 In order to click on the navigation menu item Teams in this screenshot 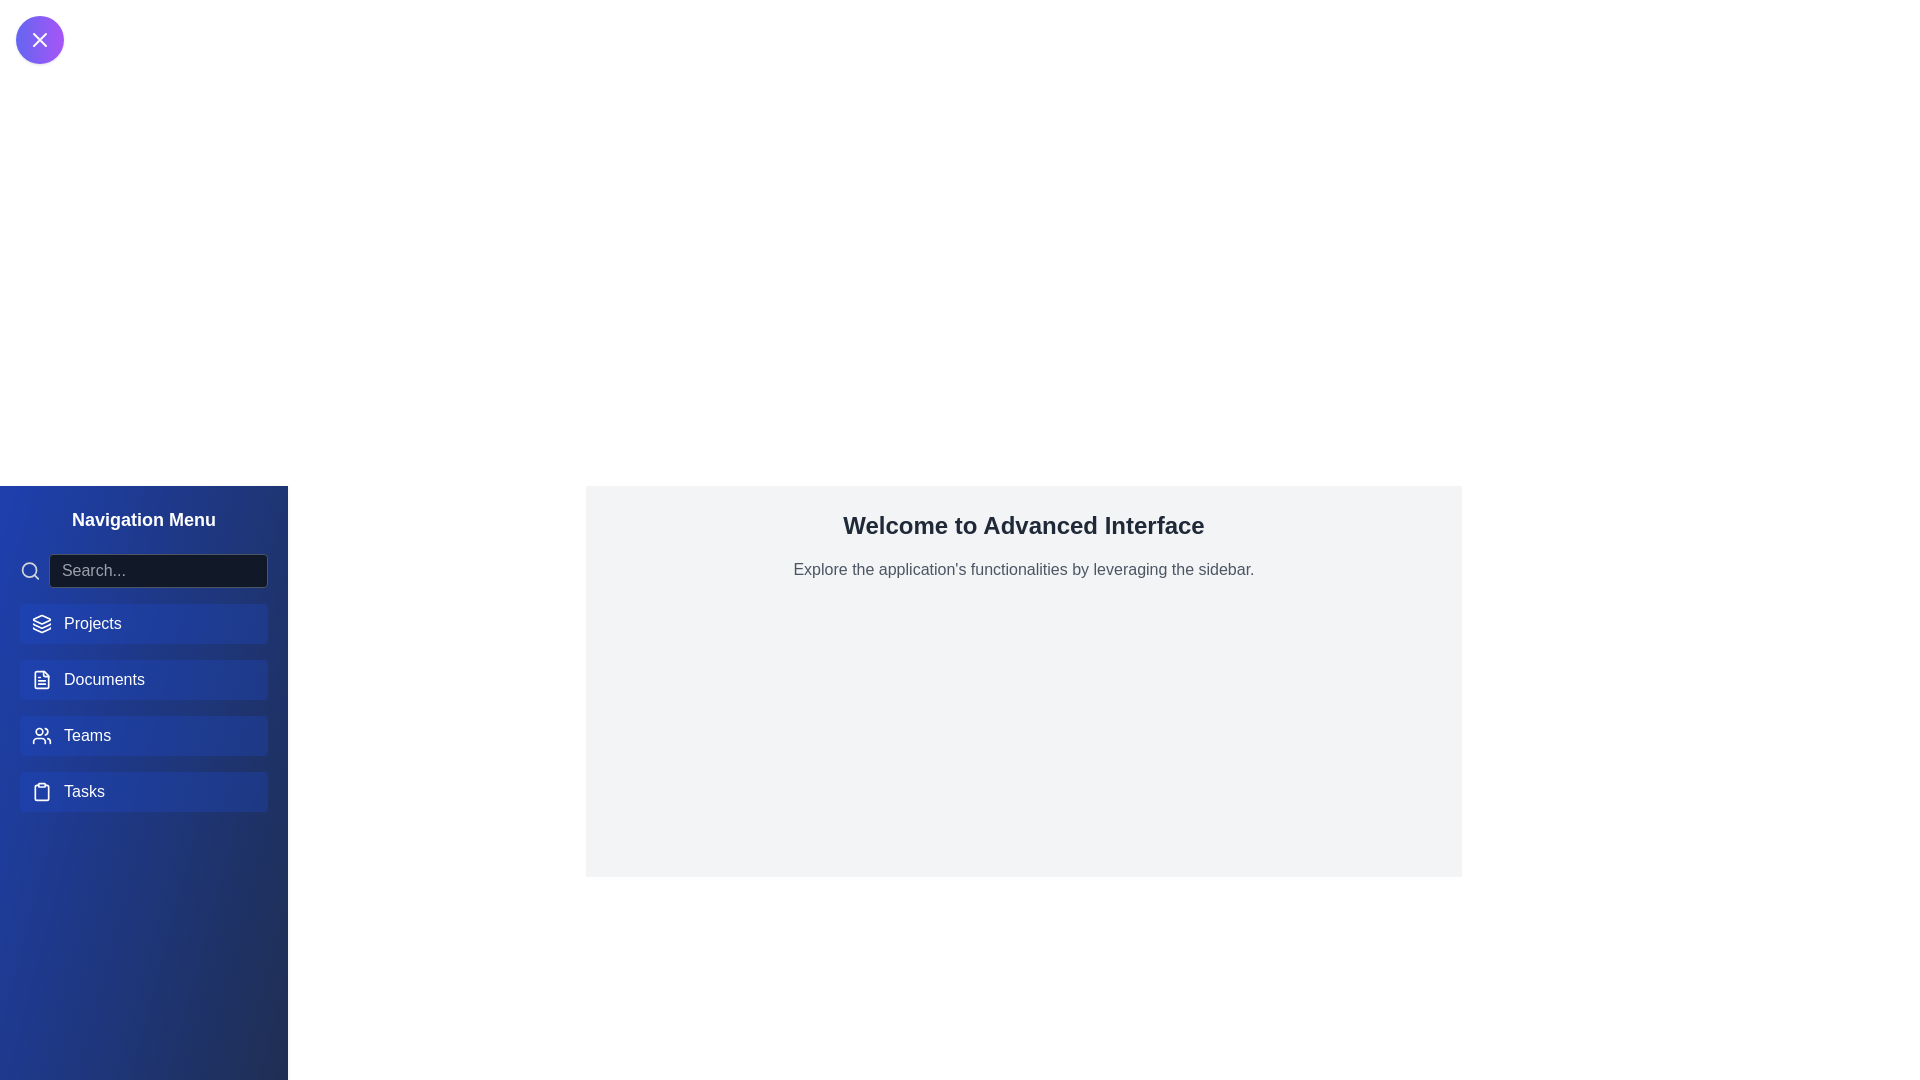, I will do `click(143, 736)`.